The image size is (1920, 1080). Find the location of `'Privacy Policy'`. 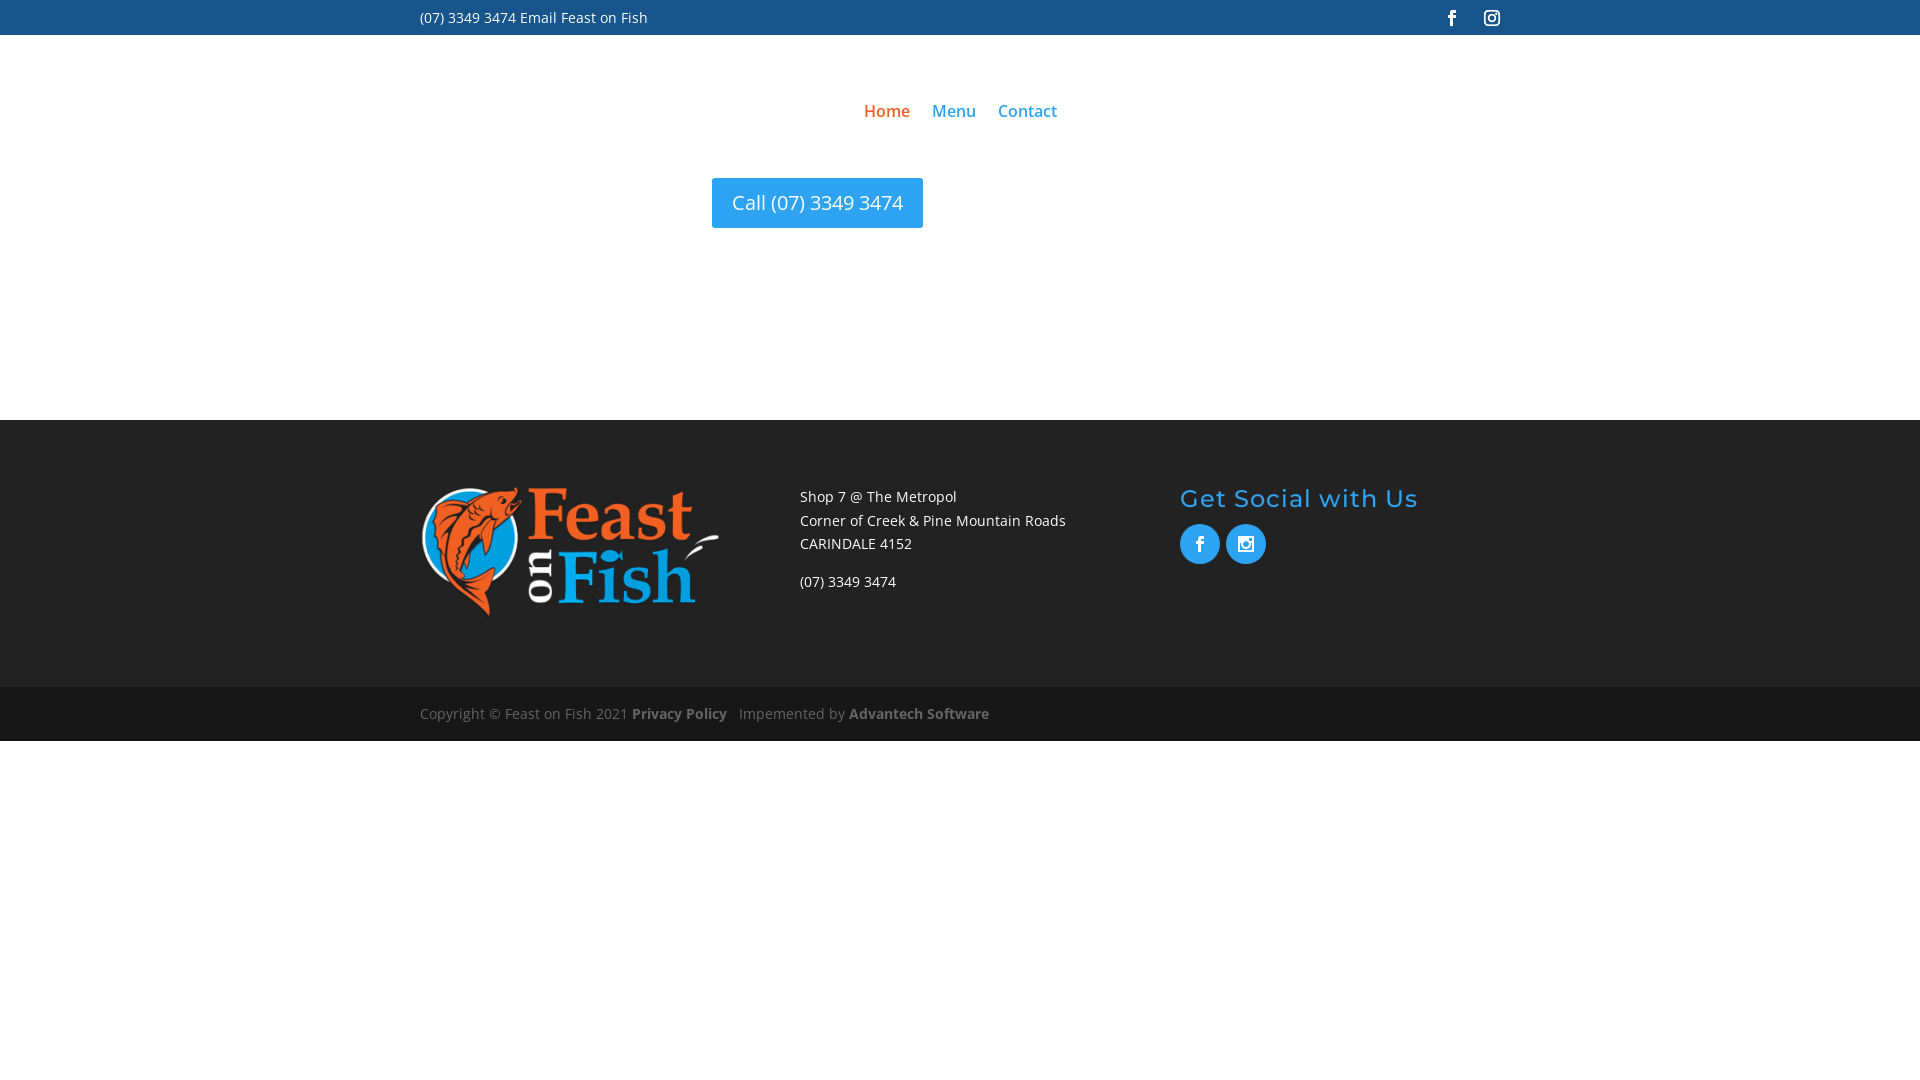

'Privacy Policy' is located at coordinates (679, 712).